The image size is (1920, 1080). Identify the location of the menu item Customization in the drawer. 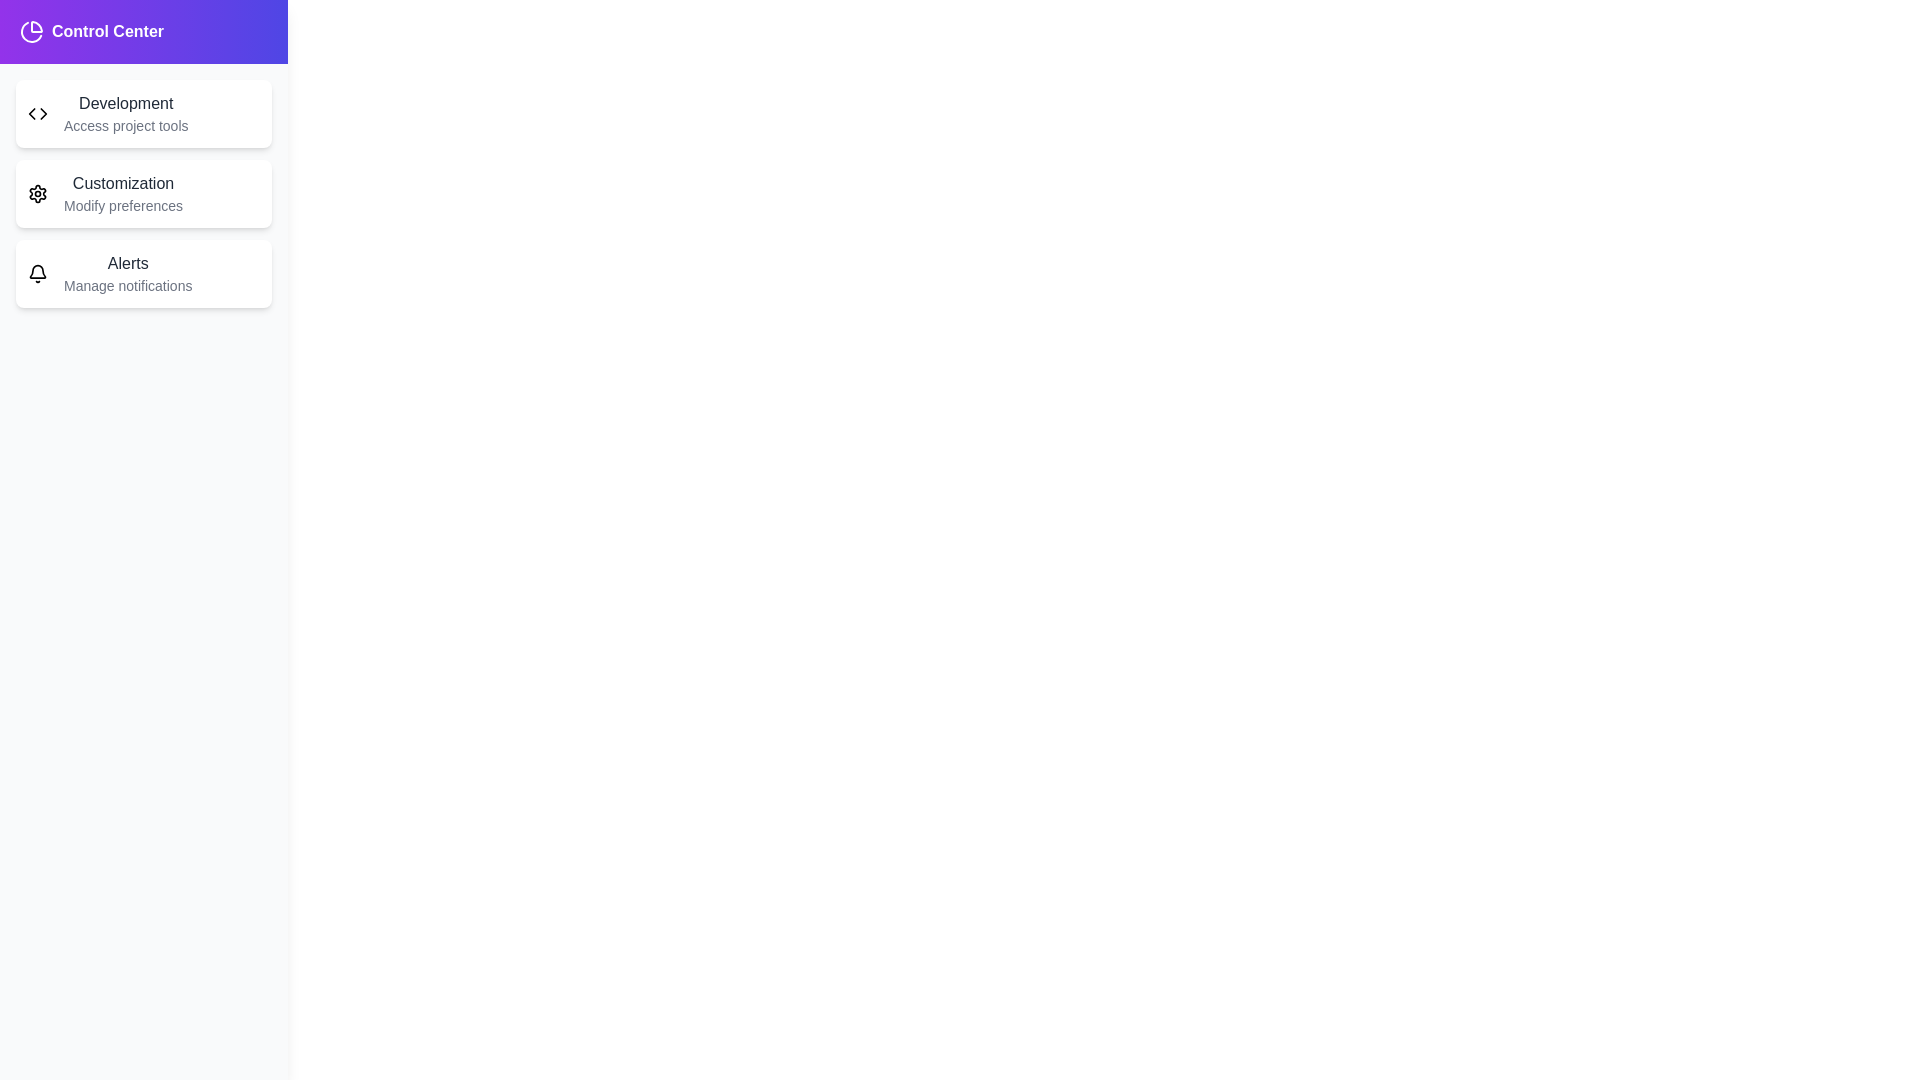
(143, 193).